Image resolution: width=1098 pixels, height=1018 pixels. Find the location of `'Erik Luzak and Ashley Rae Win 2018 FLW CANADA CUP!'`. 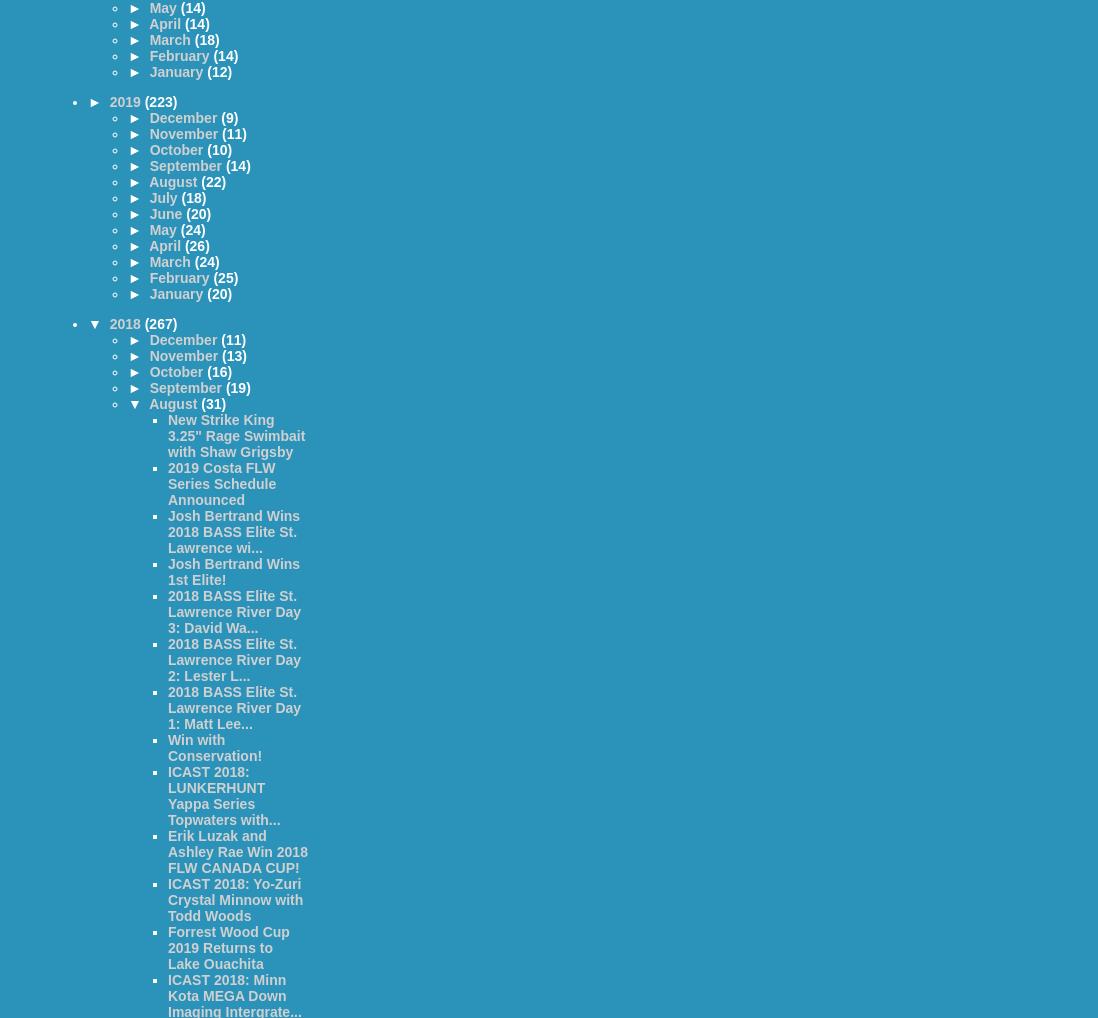

'Erik Luzak and Ashley Rae Win 2018 FLW CANADA CUP!' is located at coordinates (167, 850).